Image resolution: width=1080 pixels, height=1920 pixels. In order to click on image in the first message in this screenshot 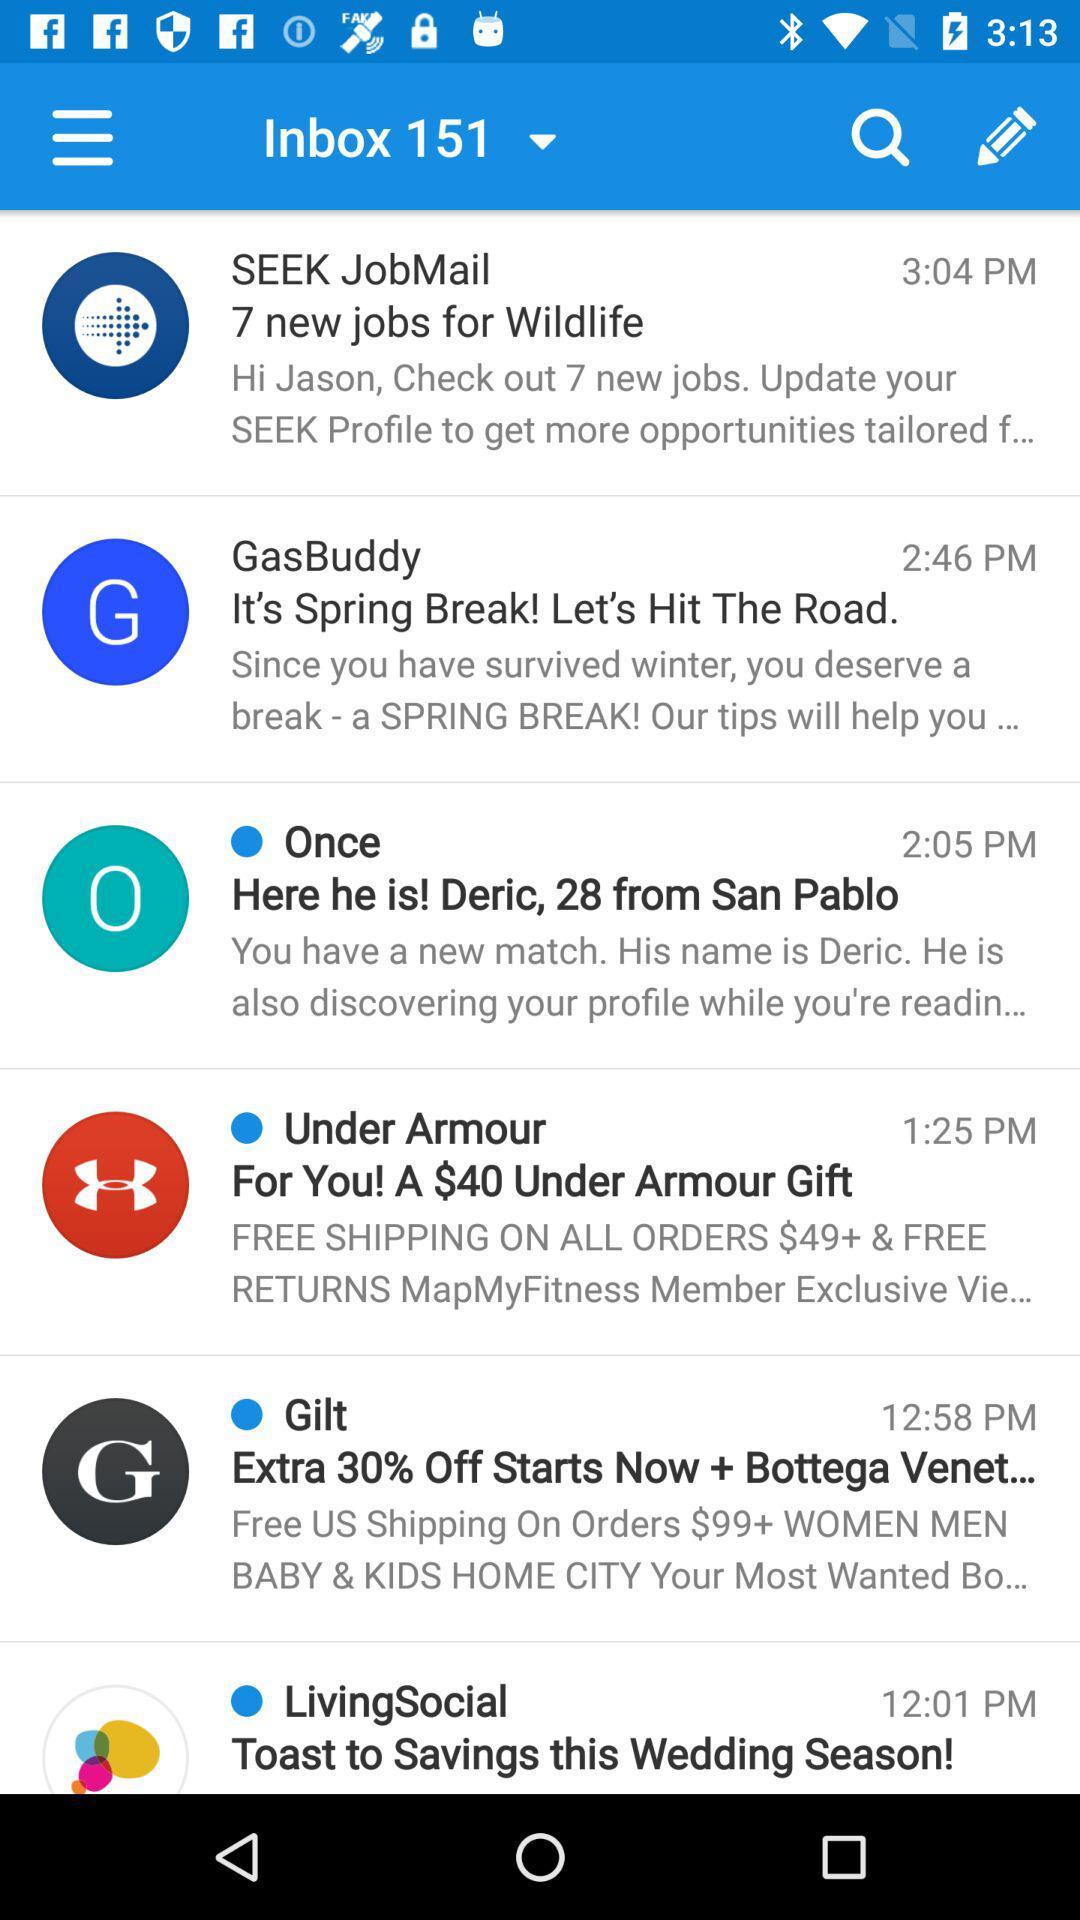, I will do `click(115, 325)`.